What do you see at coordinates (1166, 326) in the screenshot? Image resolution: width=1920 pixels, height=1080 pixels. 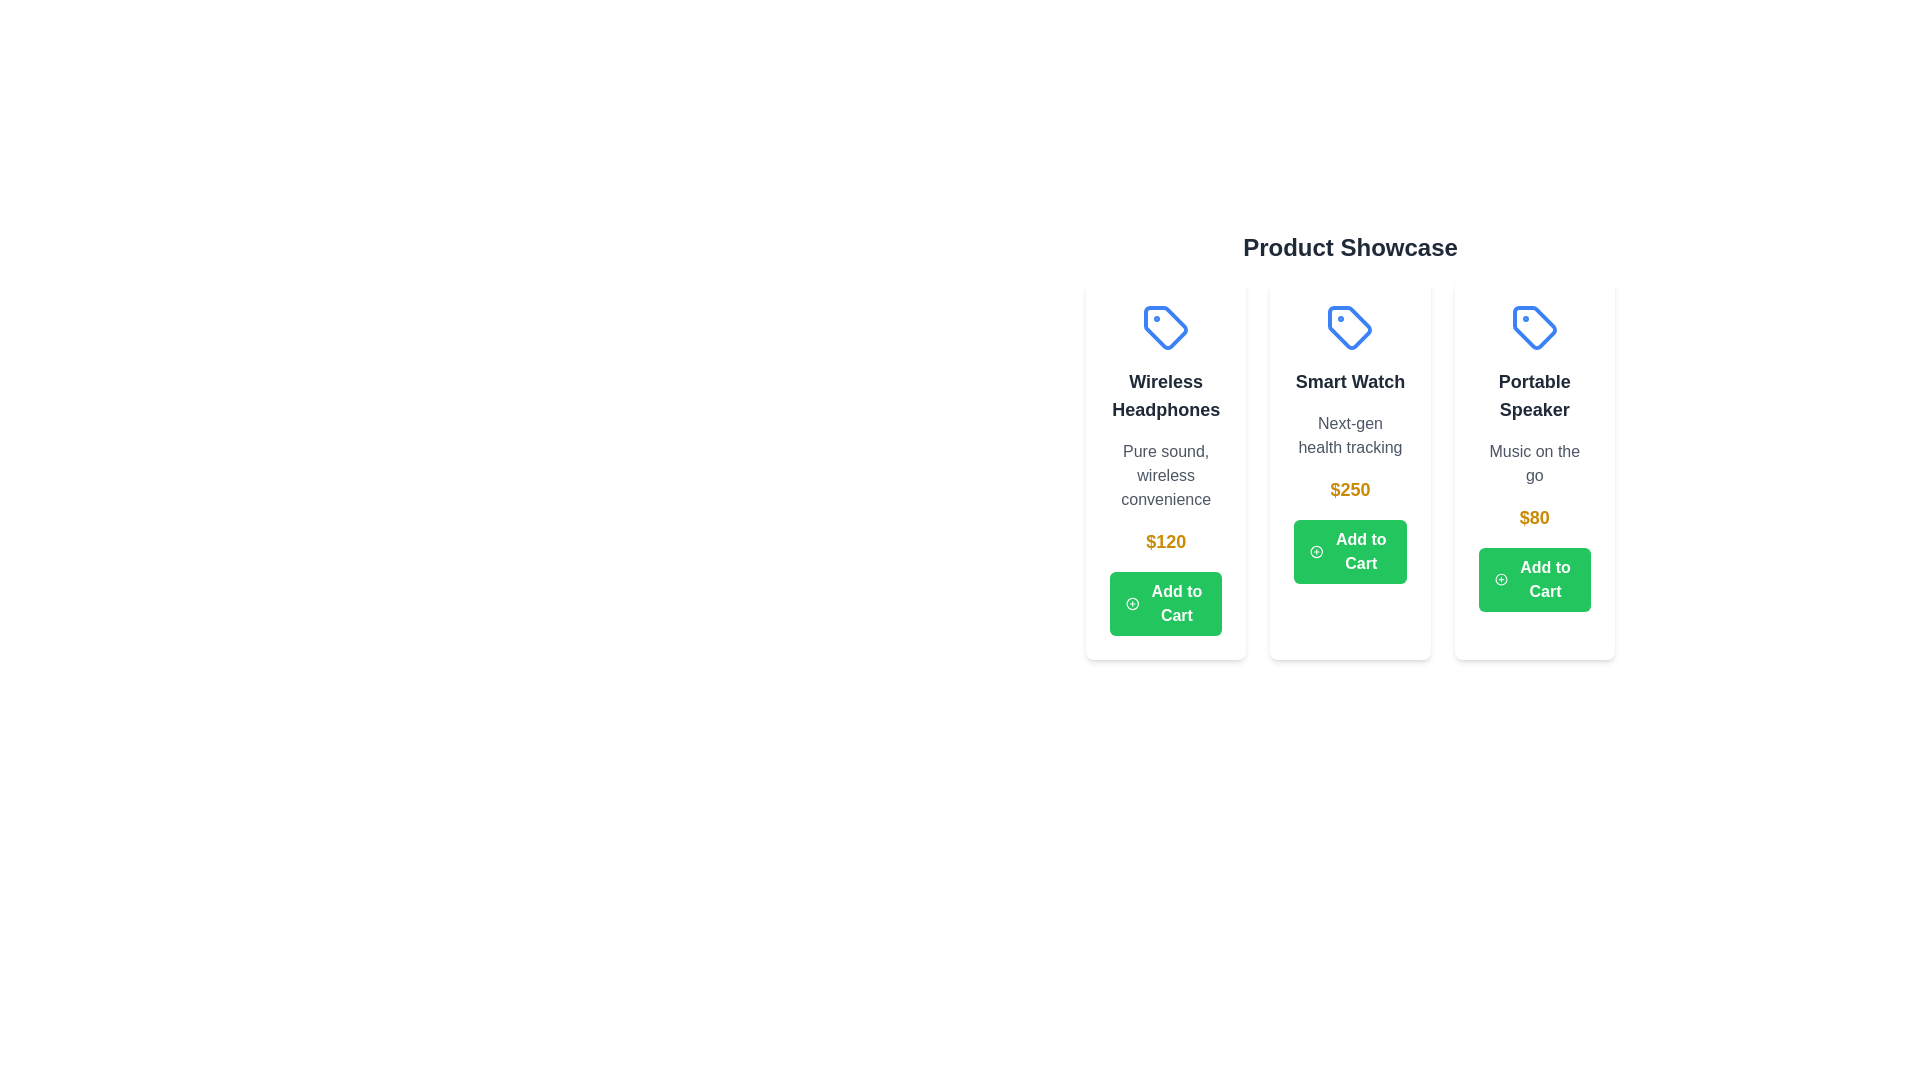 I see `the icon of the first product card` at bounding box center [1166, 326].